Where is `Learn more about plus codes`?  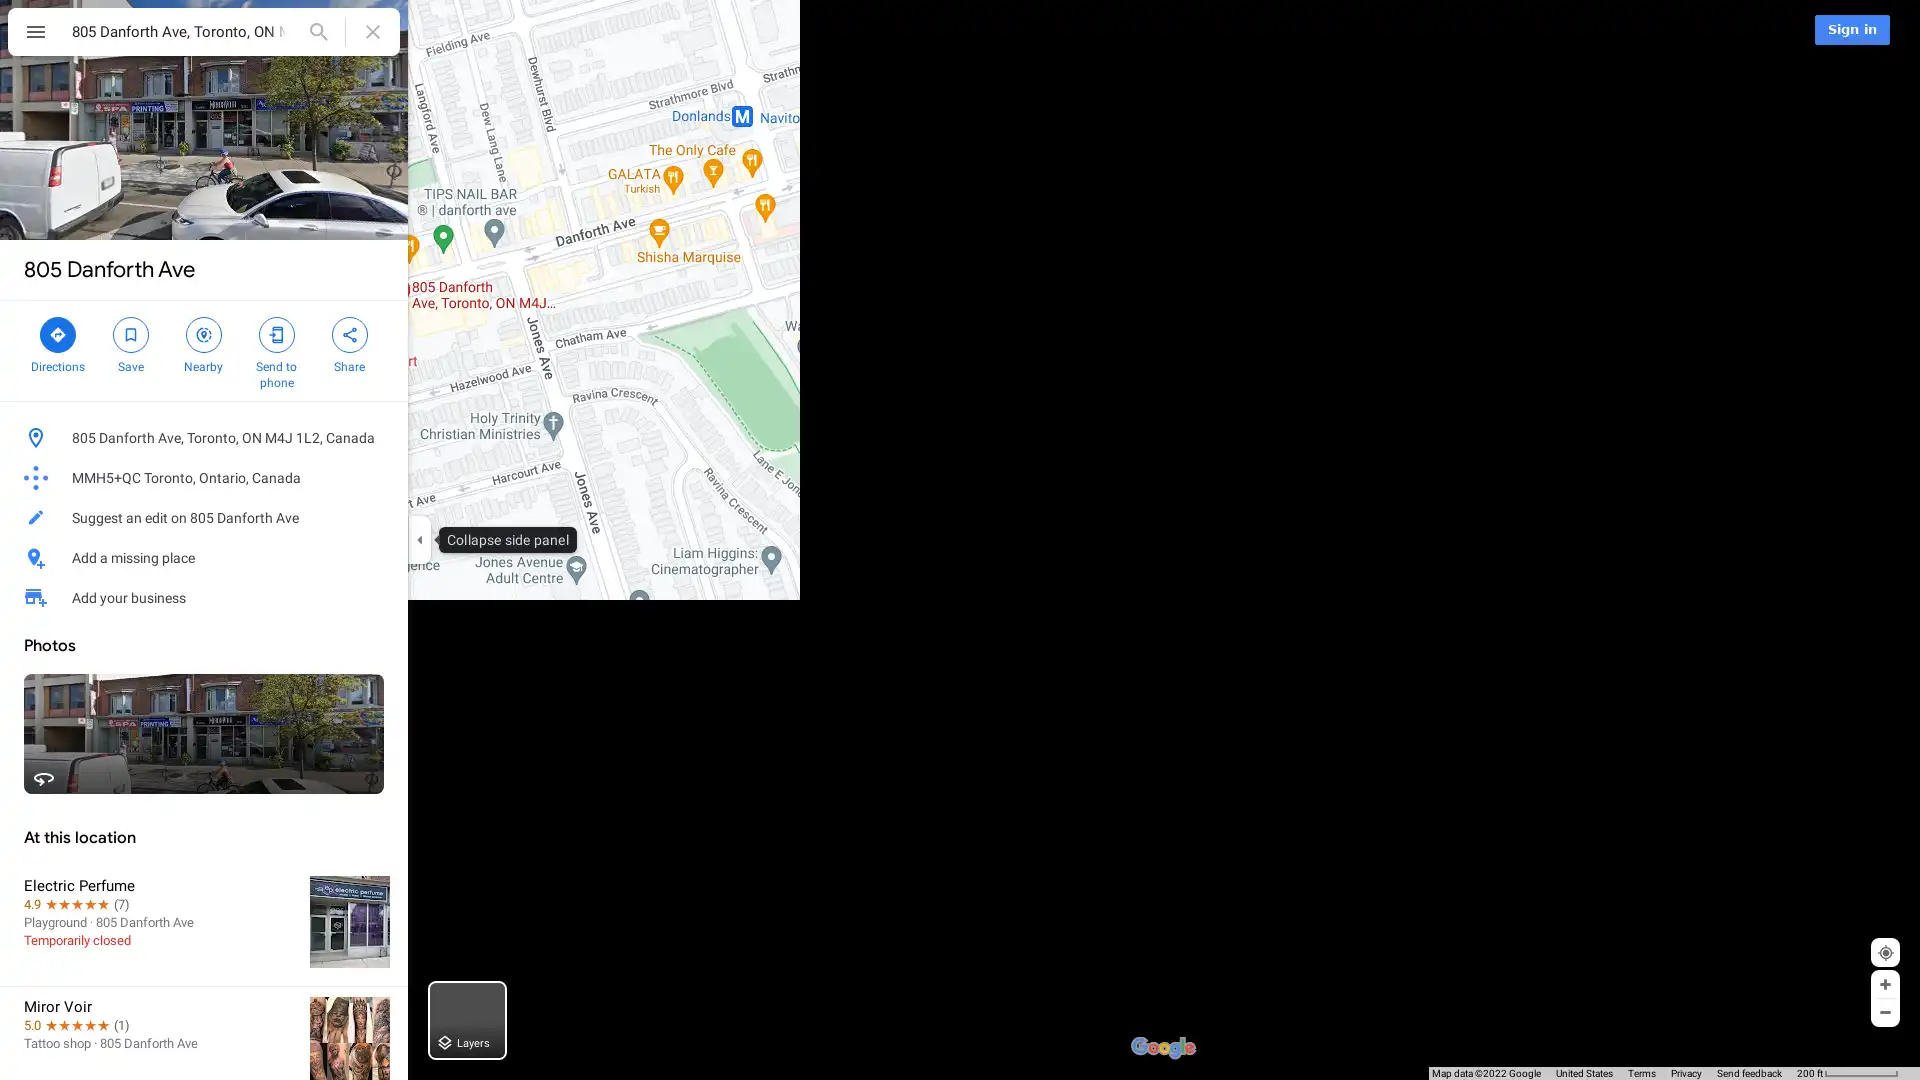 Learn more about plus codes is located at coordinates (383, 478).